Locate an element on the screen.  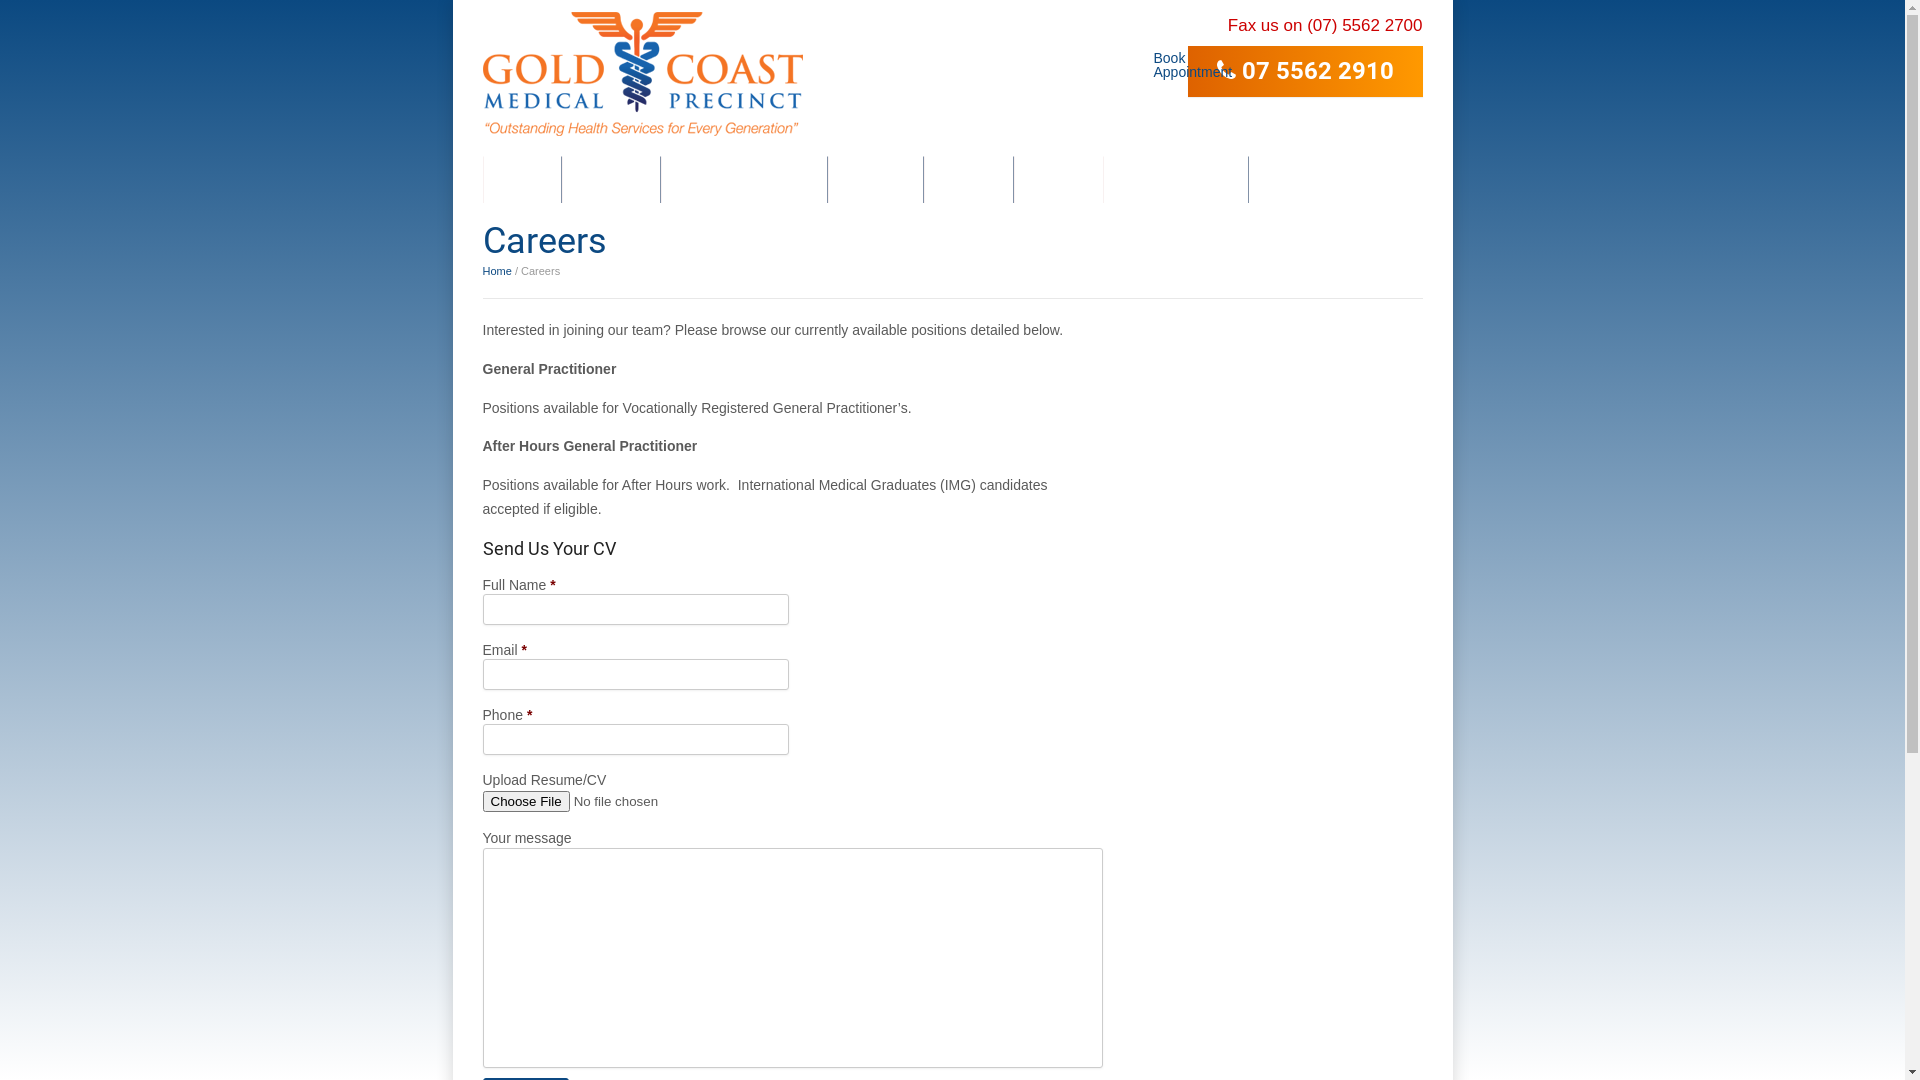
'Home' is located at coordinates (521, 178).